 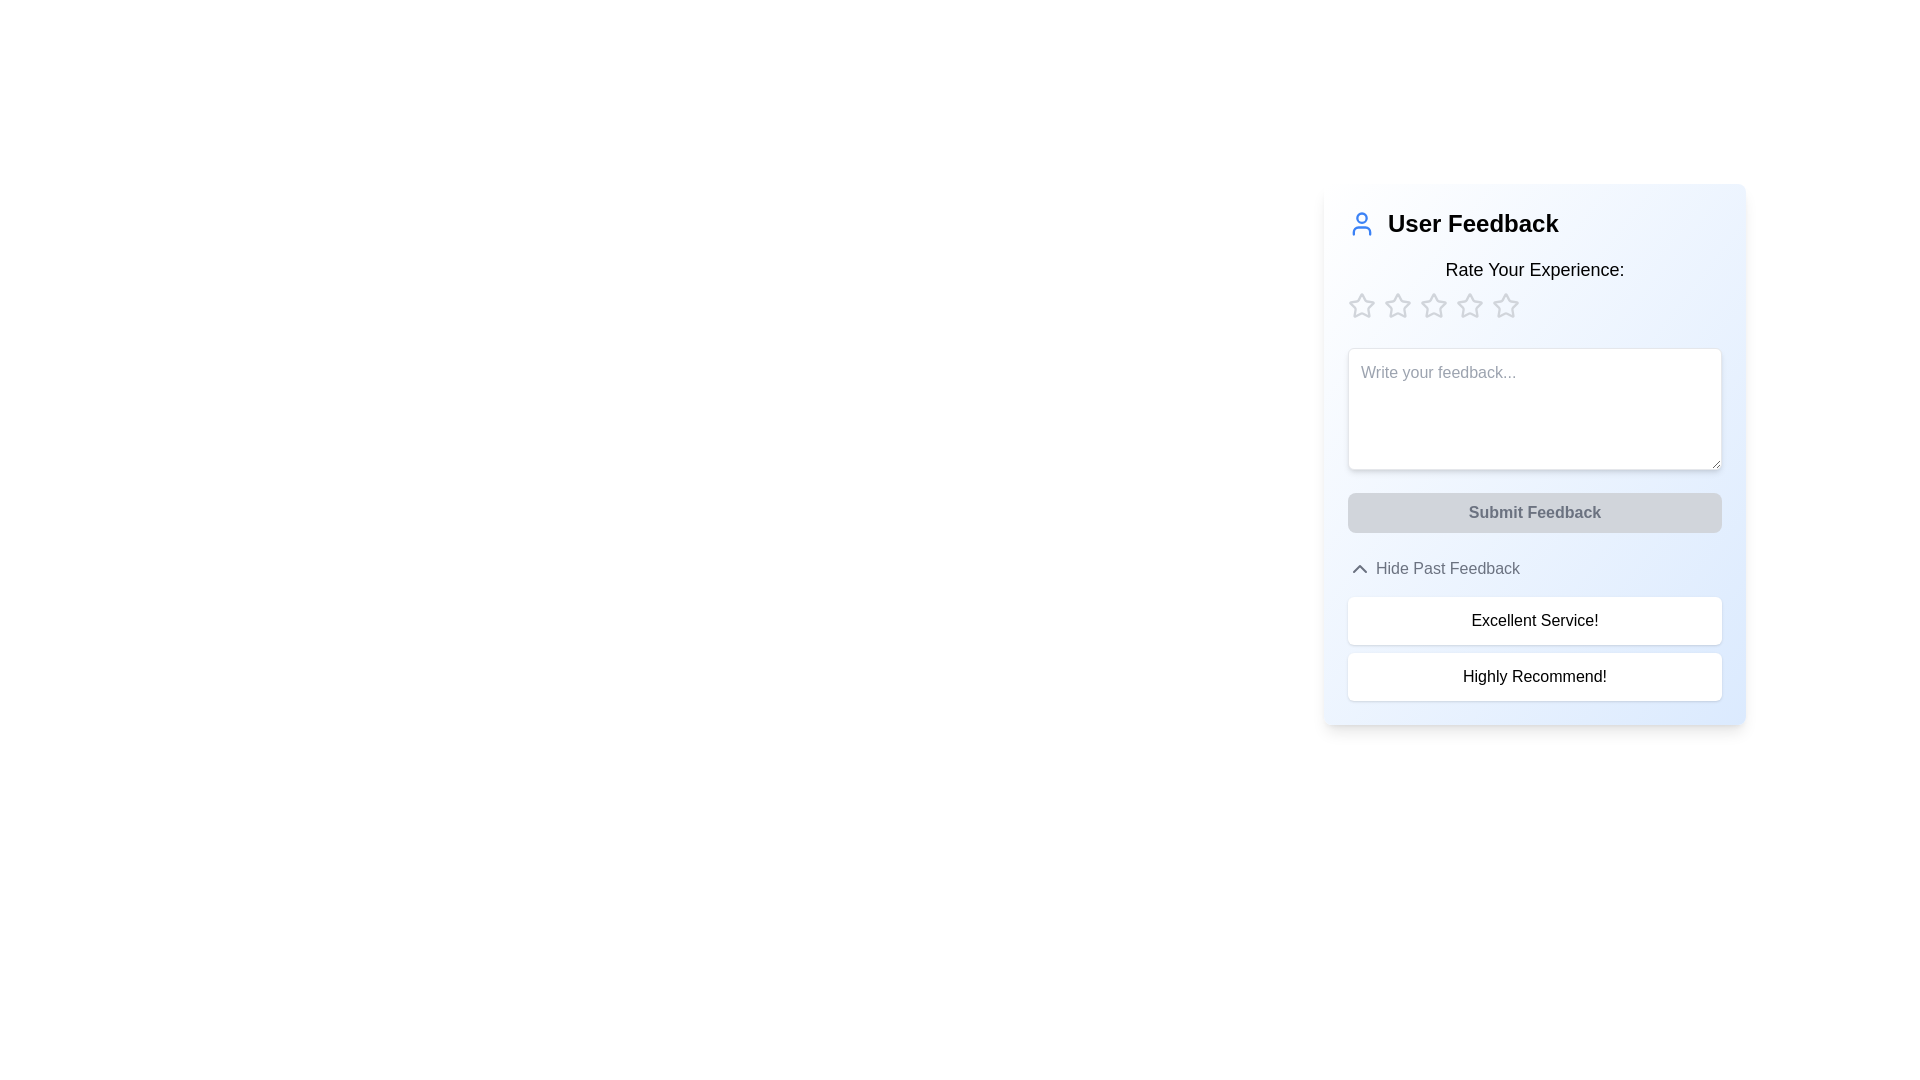 I want to click on the chevron arrow icon next to 'Hide Past Feedback' in the 'User Feedback' panel, so click(x=1359, y=569).